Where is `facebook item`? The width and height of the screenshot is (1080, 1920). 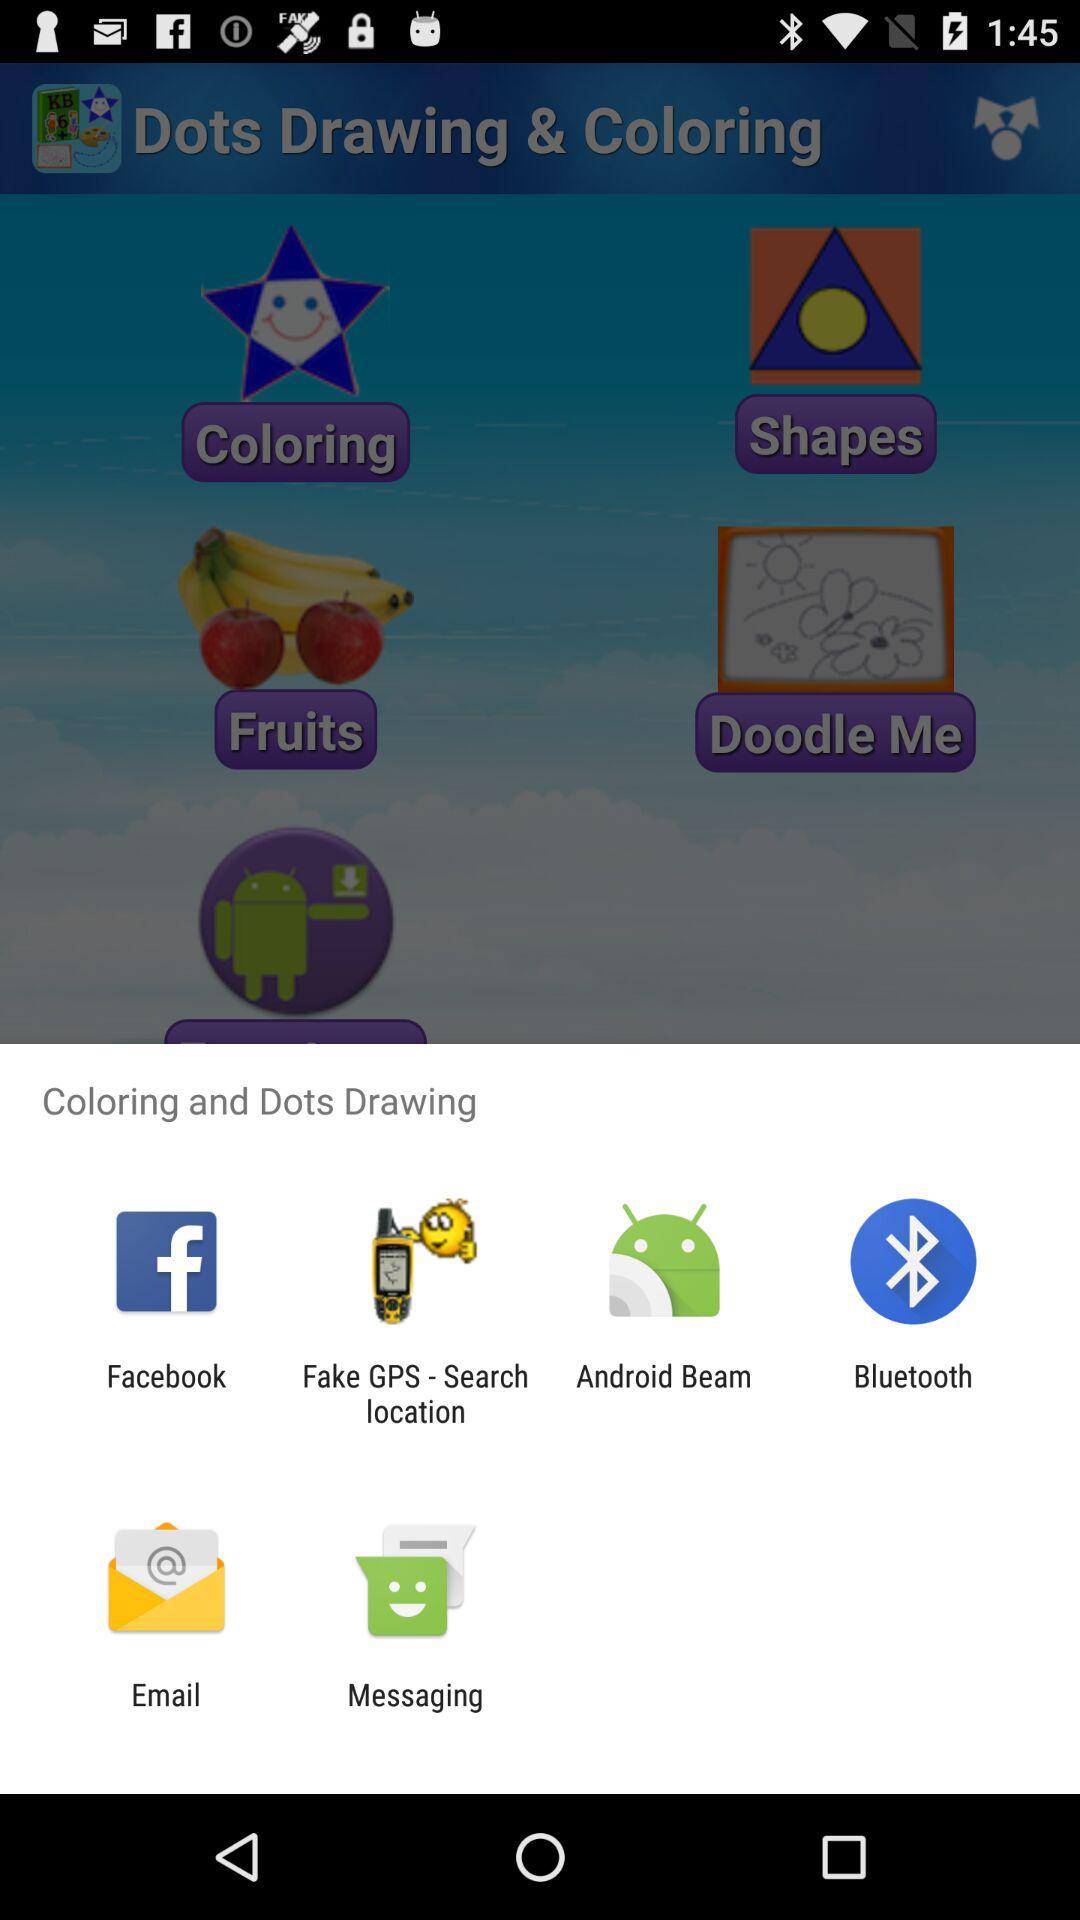
facebook item is located at coordinates (165, 1392).